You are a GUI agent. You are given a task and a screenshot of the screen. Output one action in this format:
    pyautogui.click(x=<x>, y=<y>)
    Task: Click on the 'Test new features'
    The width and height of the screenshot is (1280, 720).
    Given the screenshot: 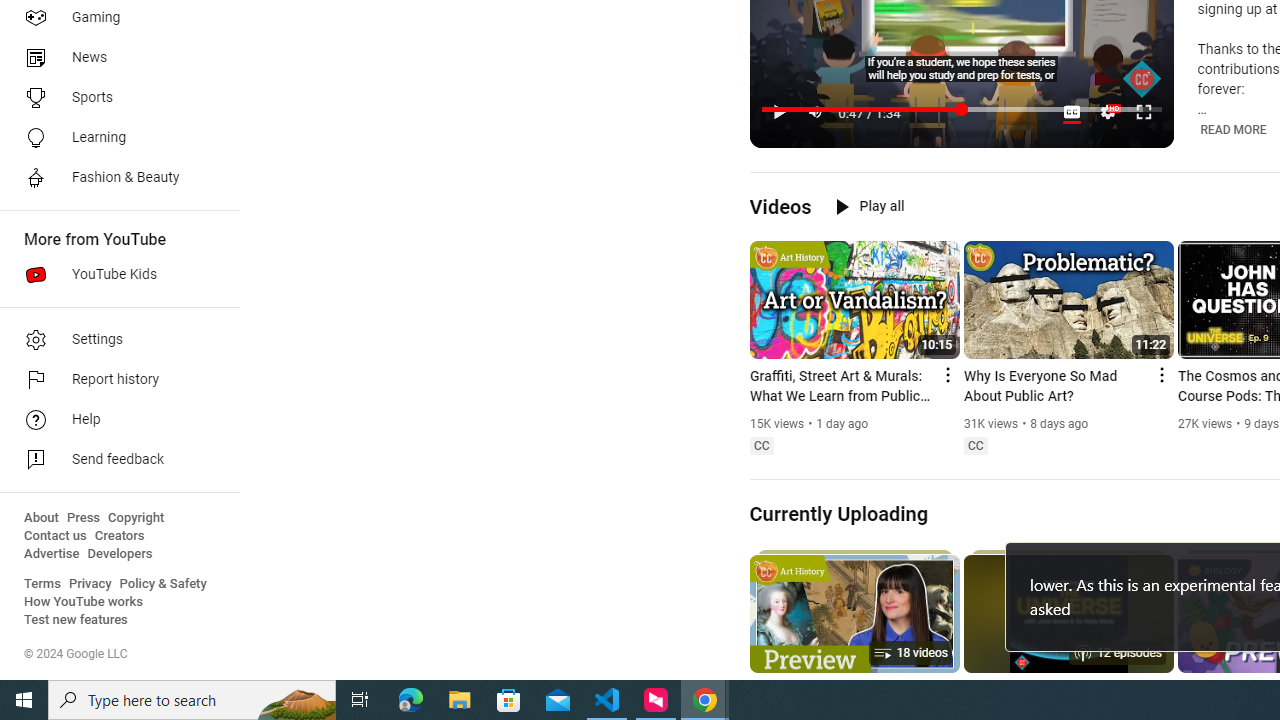 What is the action you would take?
    pyautogui.click(x=76, y=619)
    